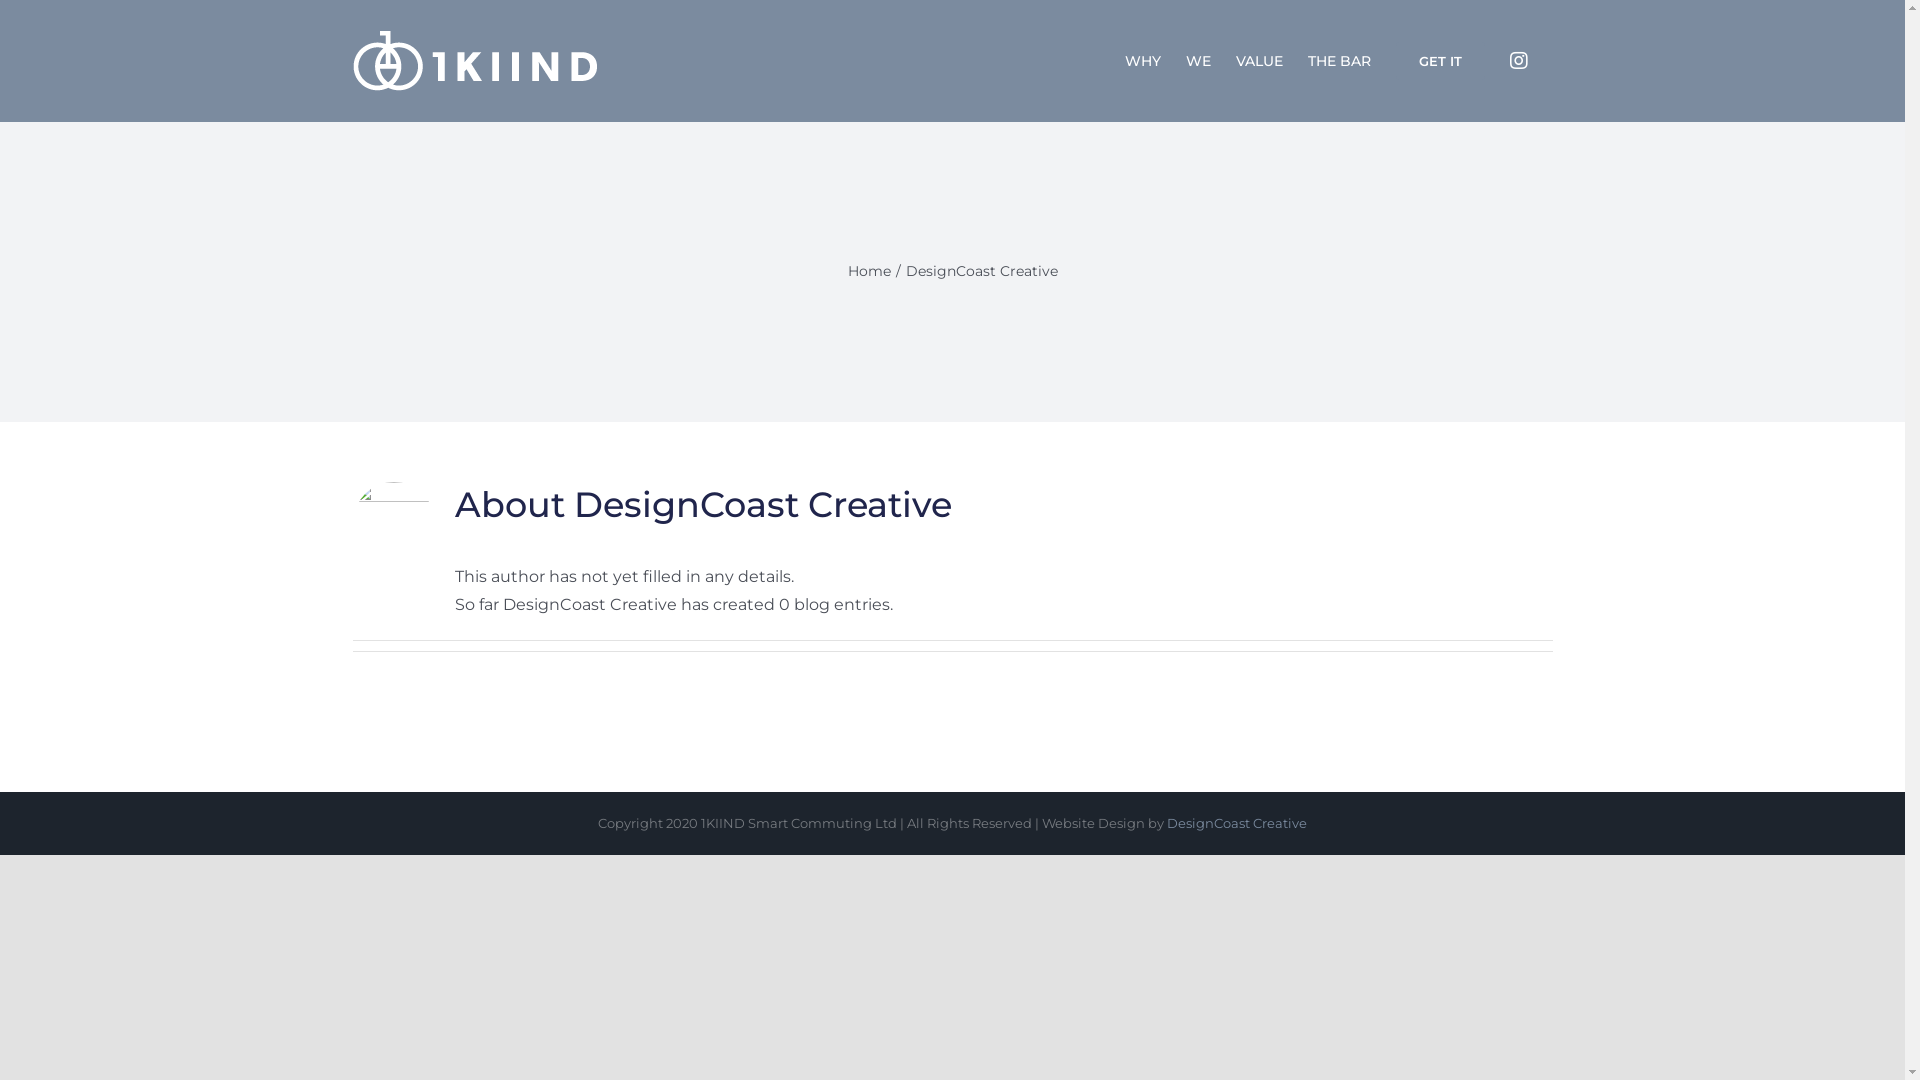  Describe the element at coordinates (1198, 60) in the screenshot. I see `'WE'` at that location.